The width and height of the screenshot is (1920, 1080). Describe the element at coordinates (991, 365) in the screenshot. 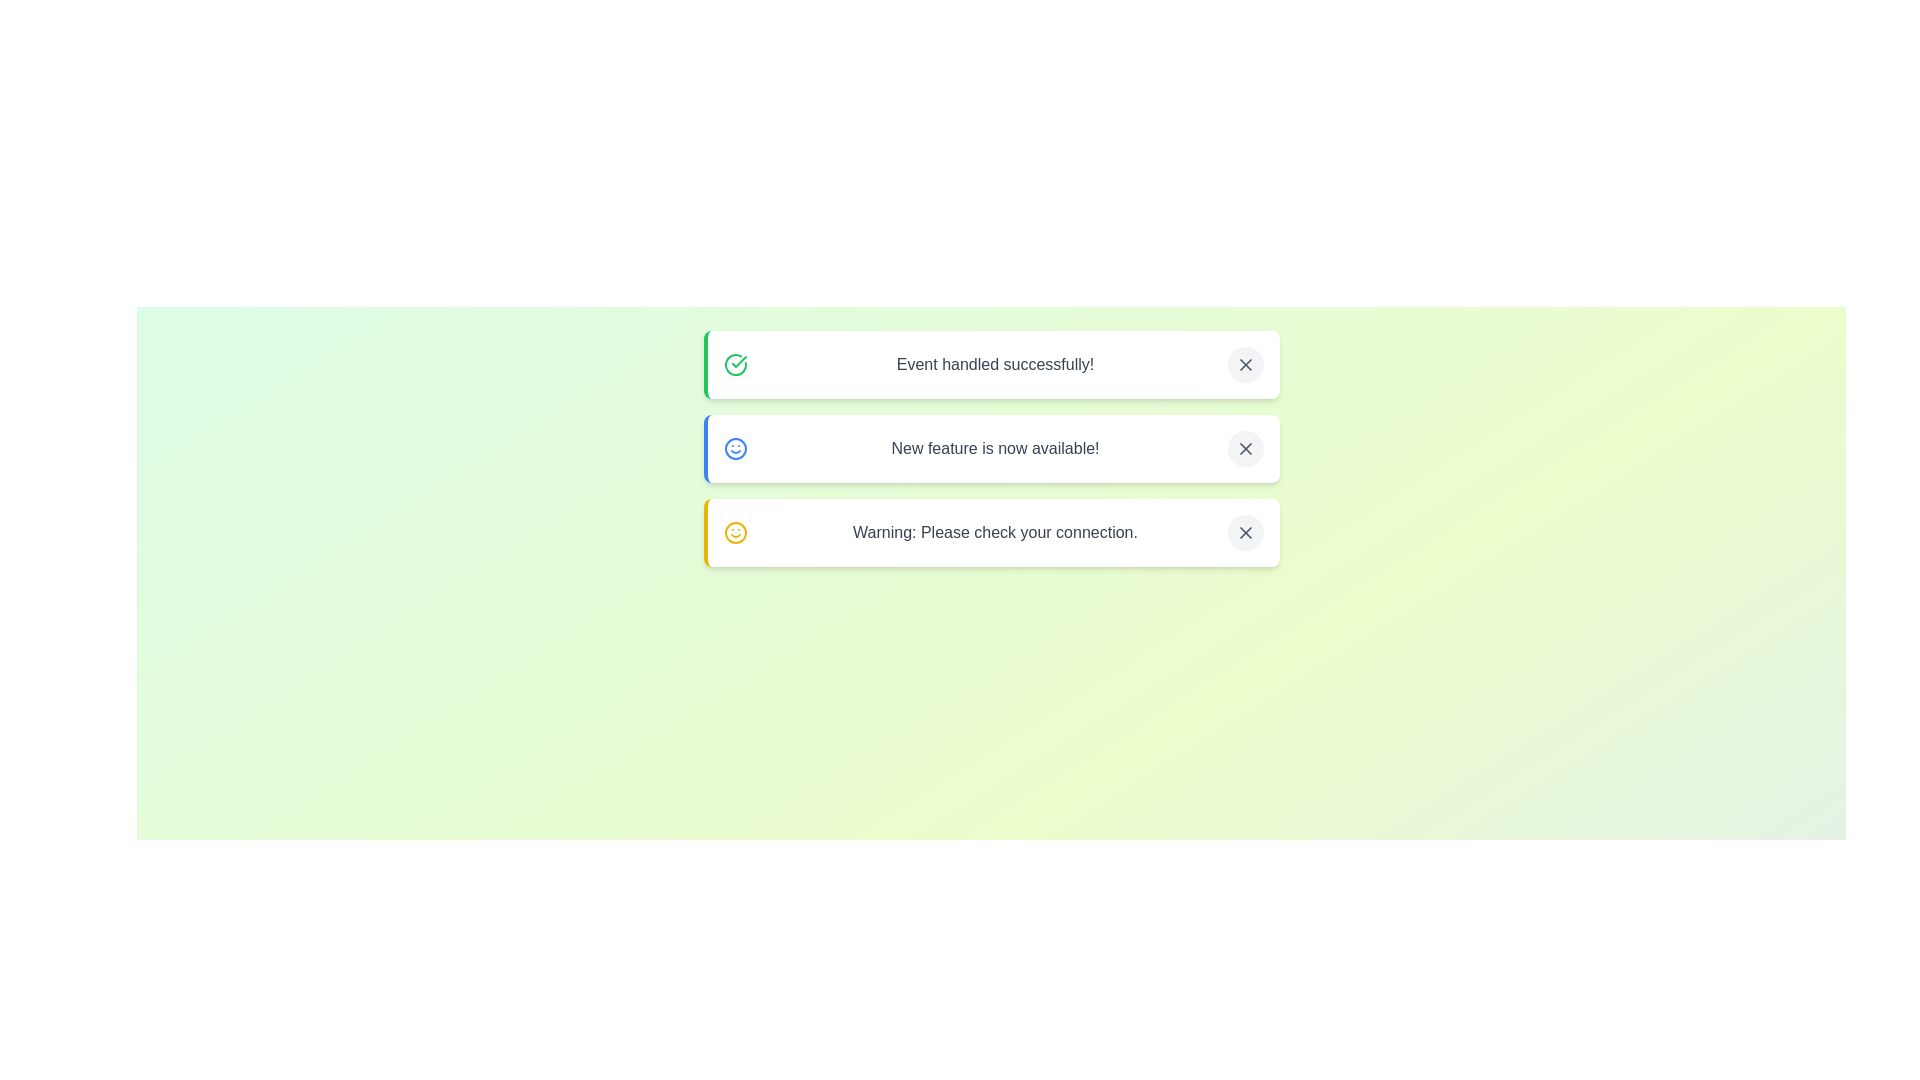

I see `the first notification card in the vertical list that indicates an event has been successfully handled` at that location.